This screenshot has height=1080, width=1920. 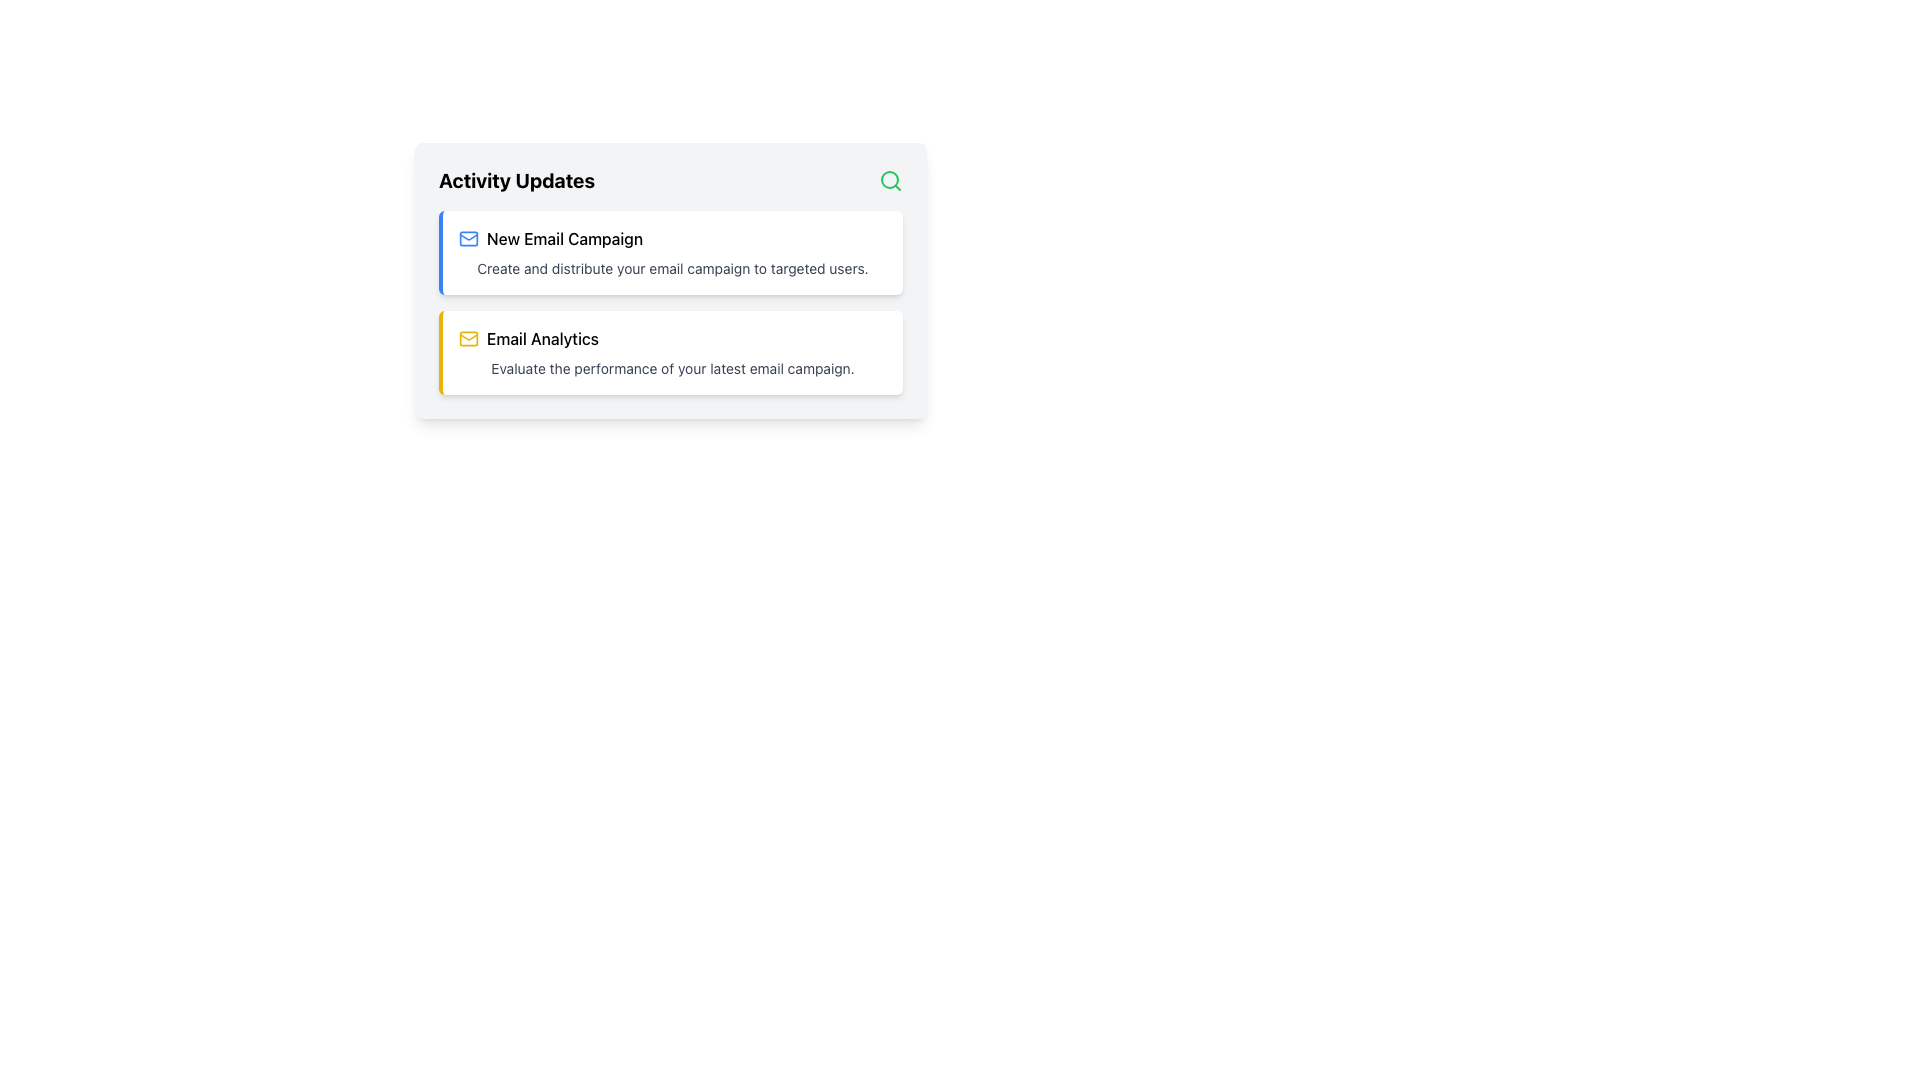 What do you see at coordinates (672, 268) in the screenshot?
I see `the text element containing 'Create and distribute your email campaign to targeted users.' which is located directly below the 'New Email Campaign' title in a card with a blue left border` at bounding box center [672, 268].